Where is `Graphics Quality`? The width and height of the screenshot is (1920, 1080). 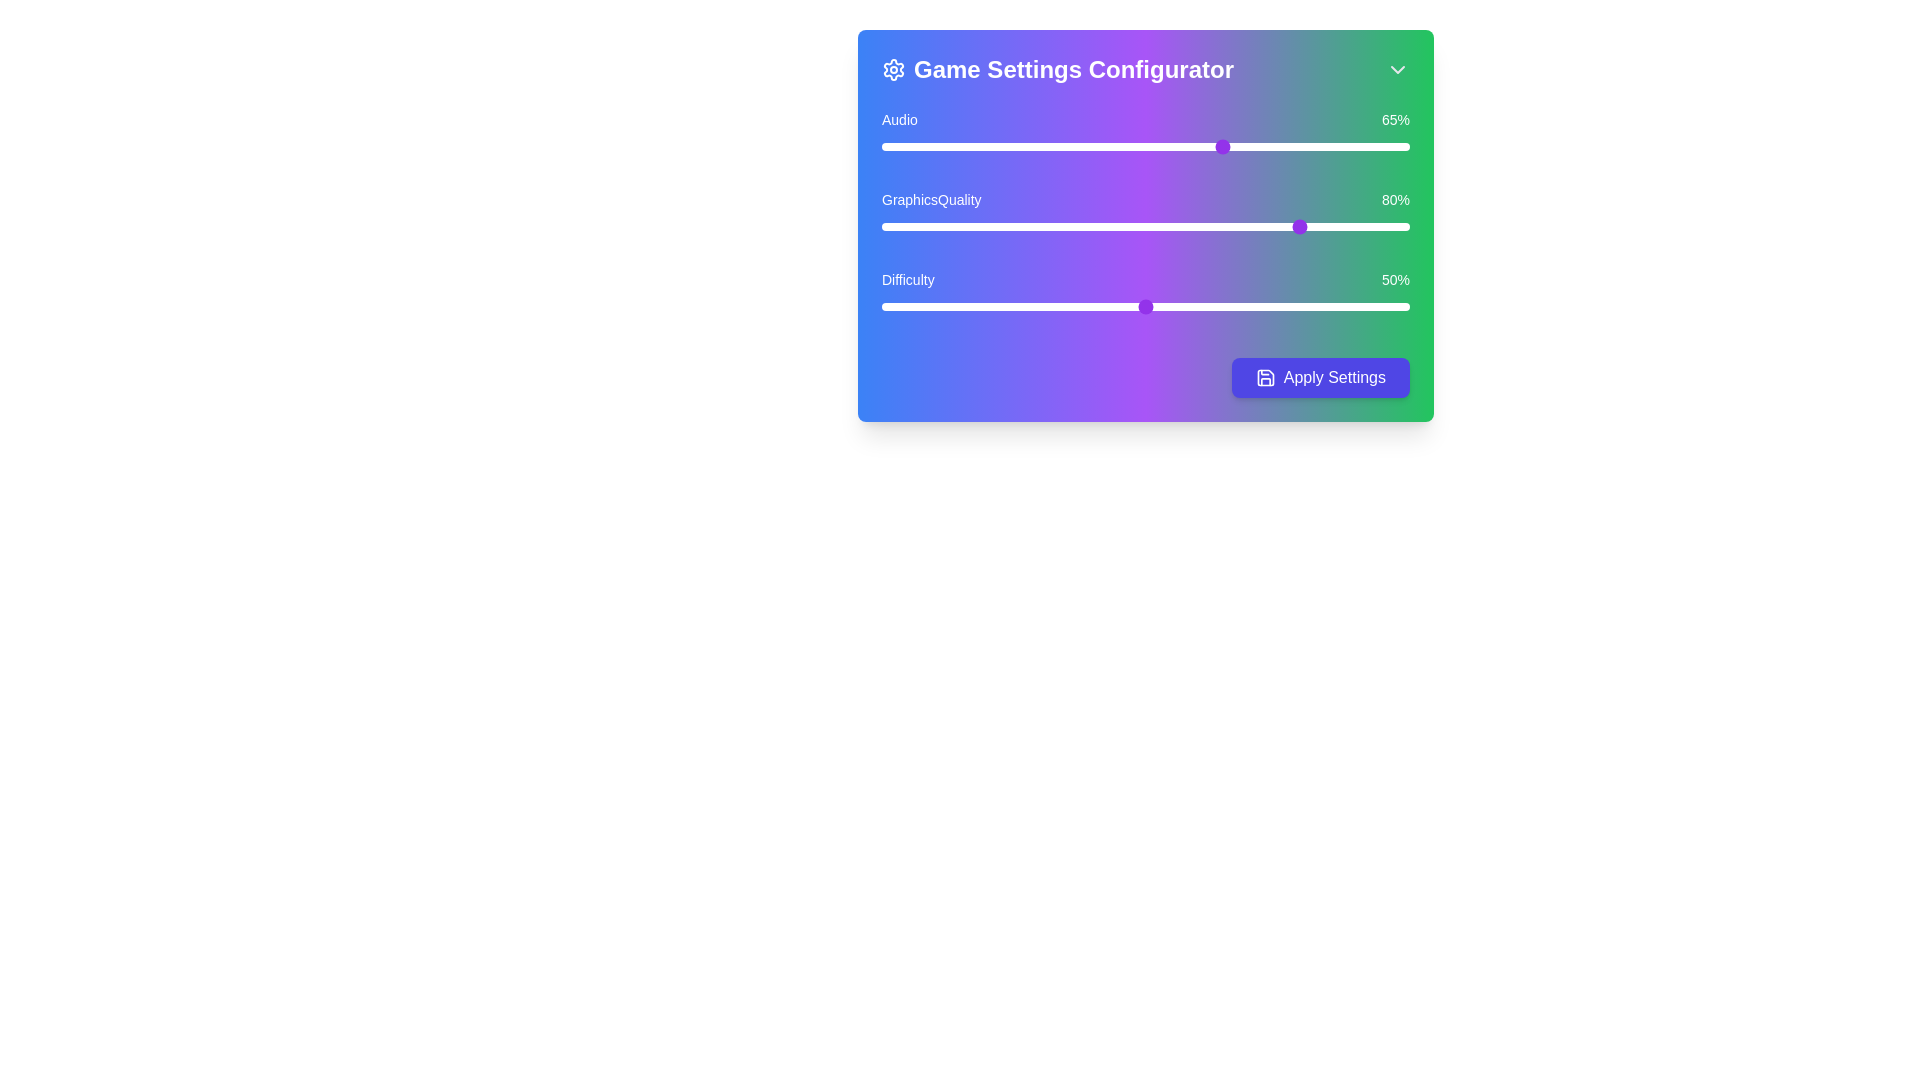 Graphics Quality is located at coordinates (1371, 226).